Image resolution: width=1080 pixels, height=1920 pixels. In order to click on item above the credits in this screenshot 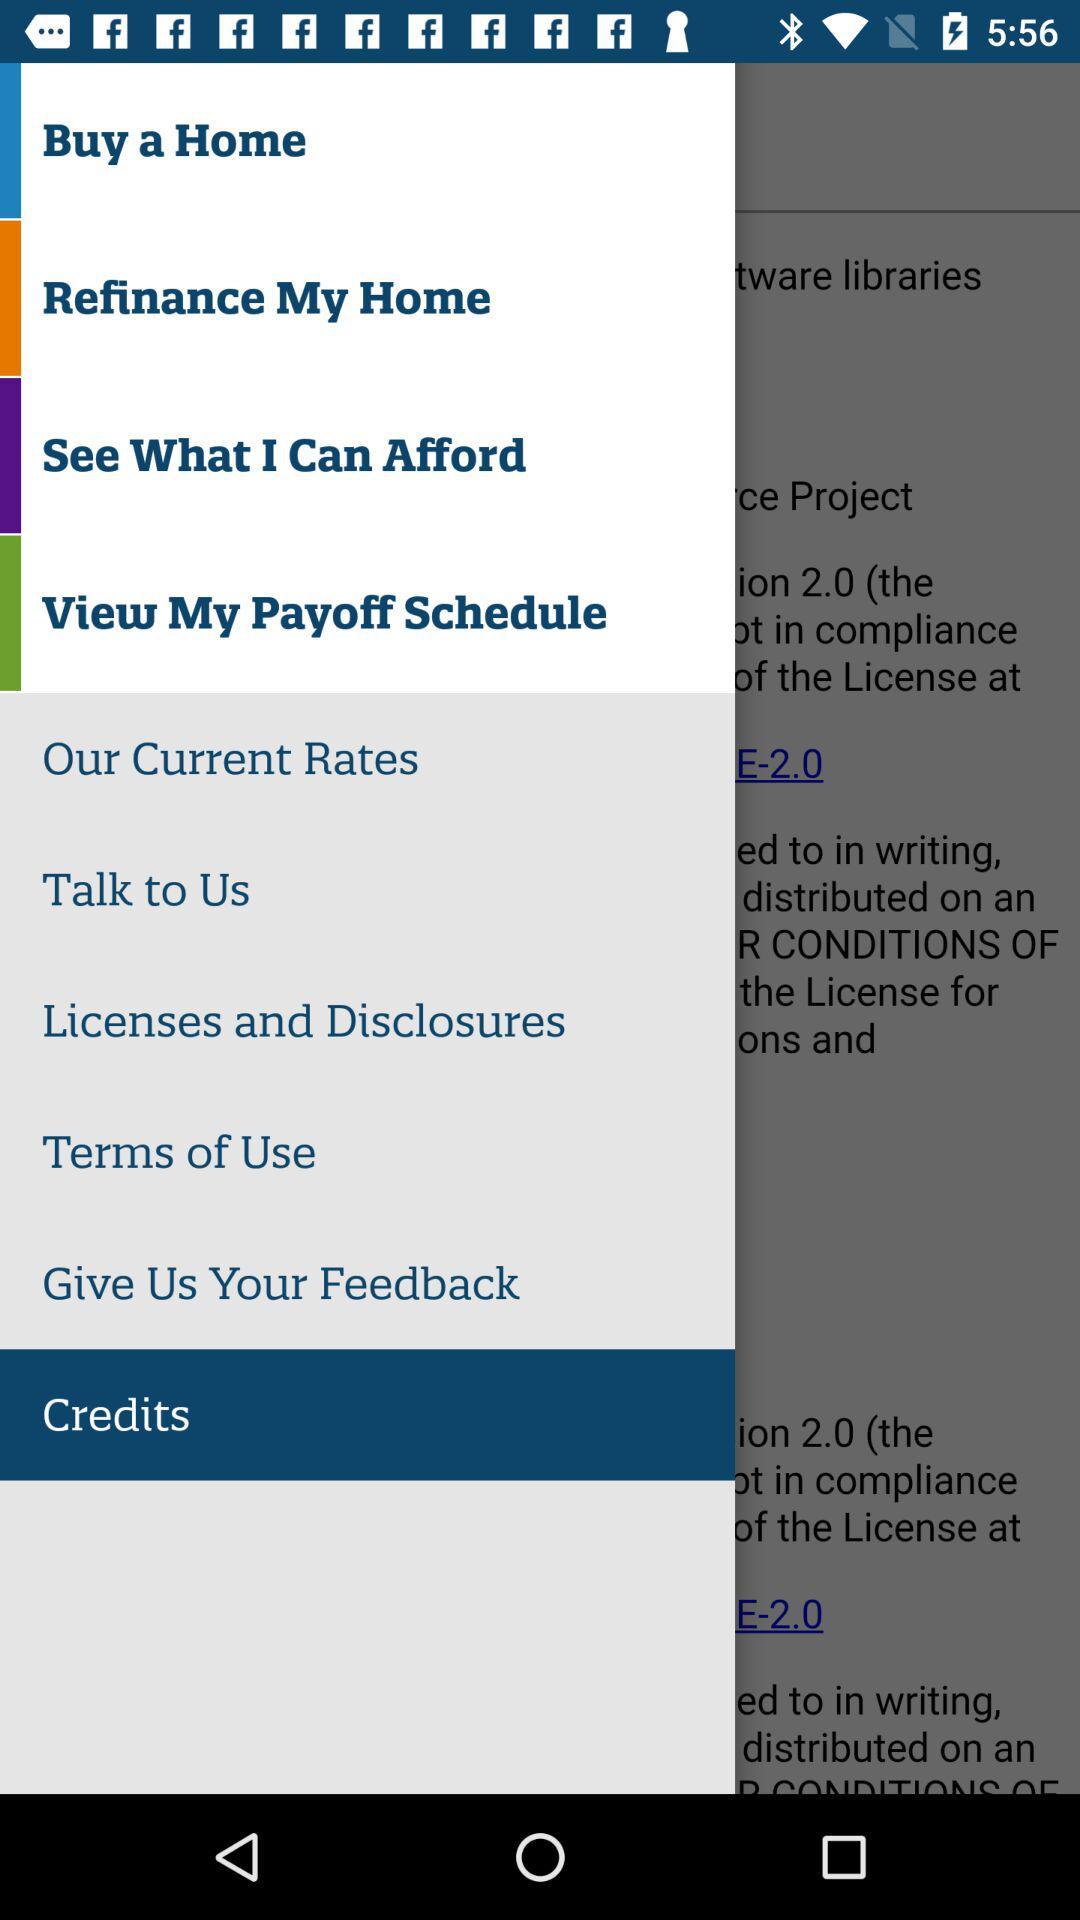, I will do `click(388, 1283)`.